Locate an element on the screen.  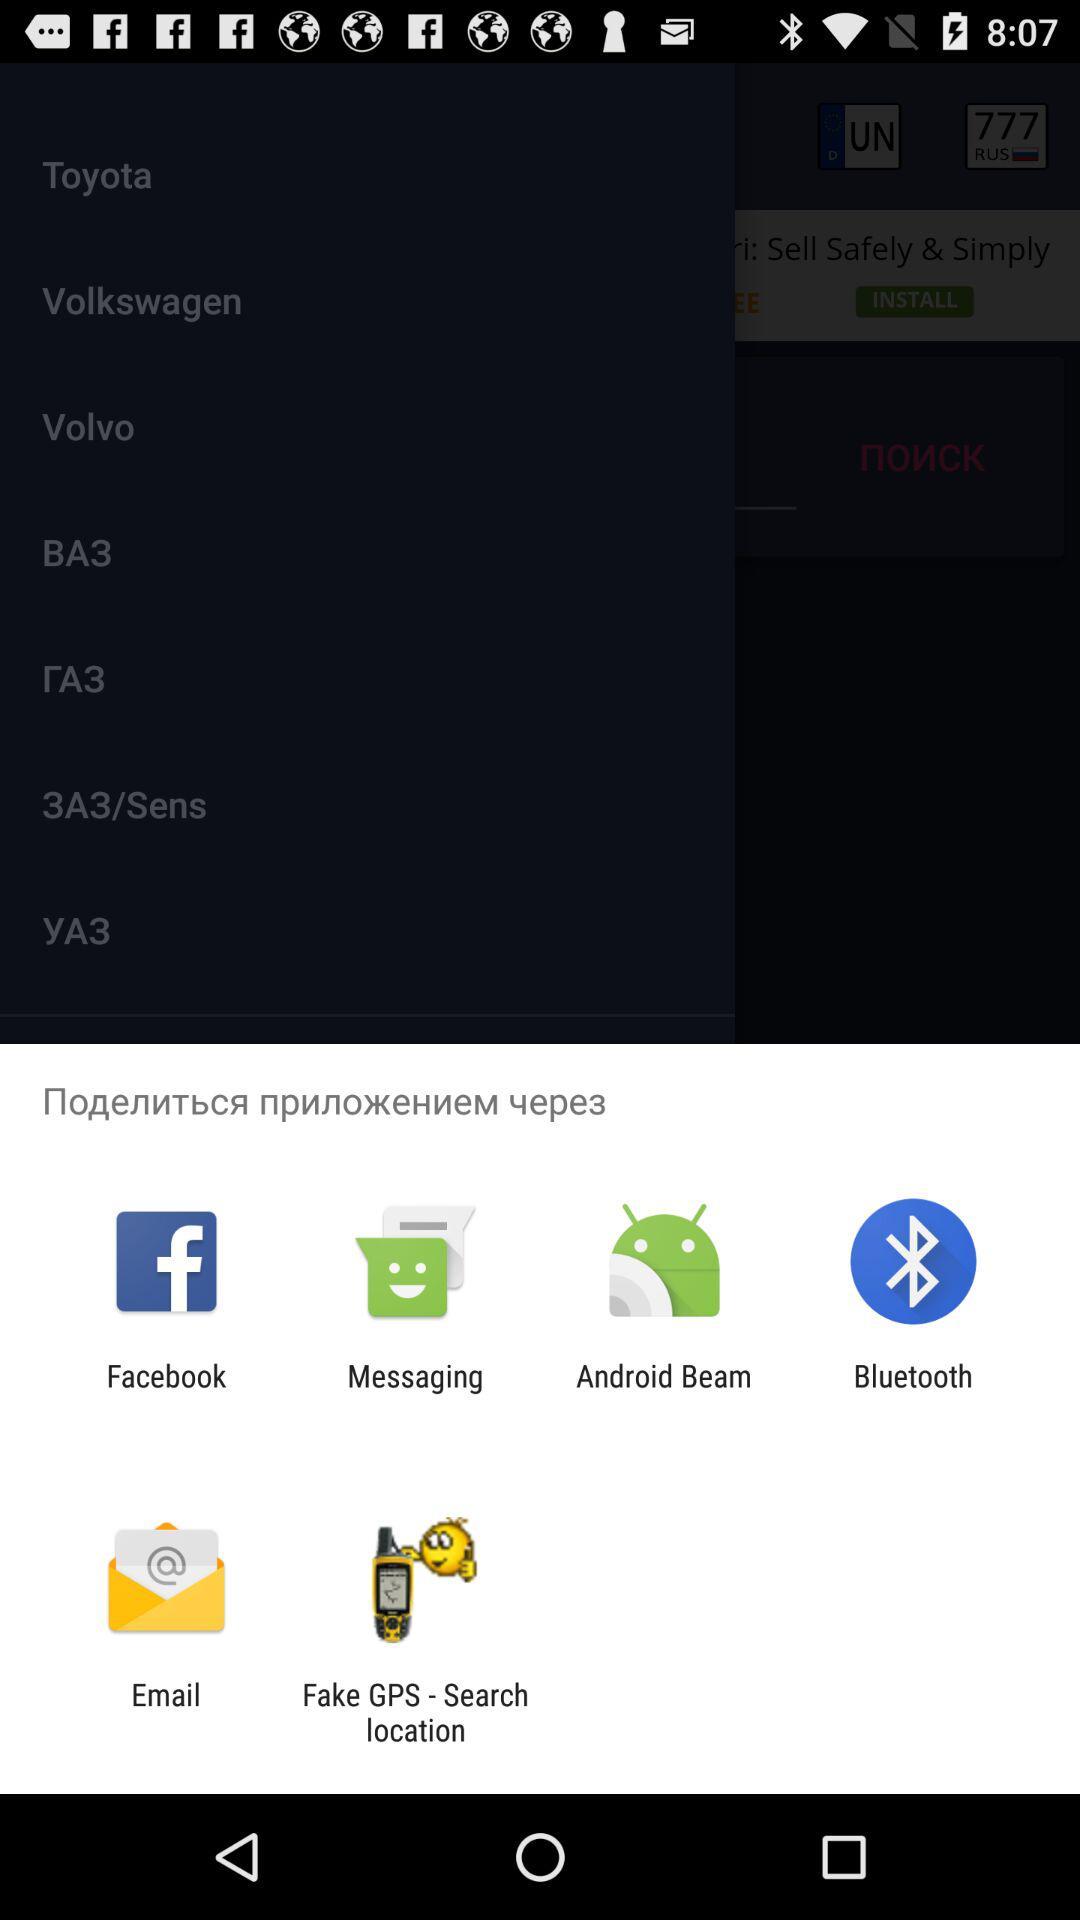
the app next to bluetooth is located at coordinates (664, 1392).